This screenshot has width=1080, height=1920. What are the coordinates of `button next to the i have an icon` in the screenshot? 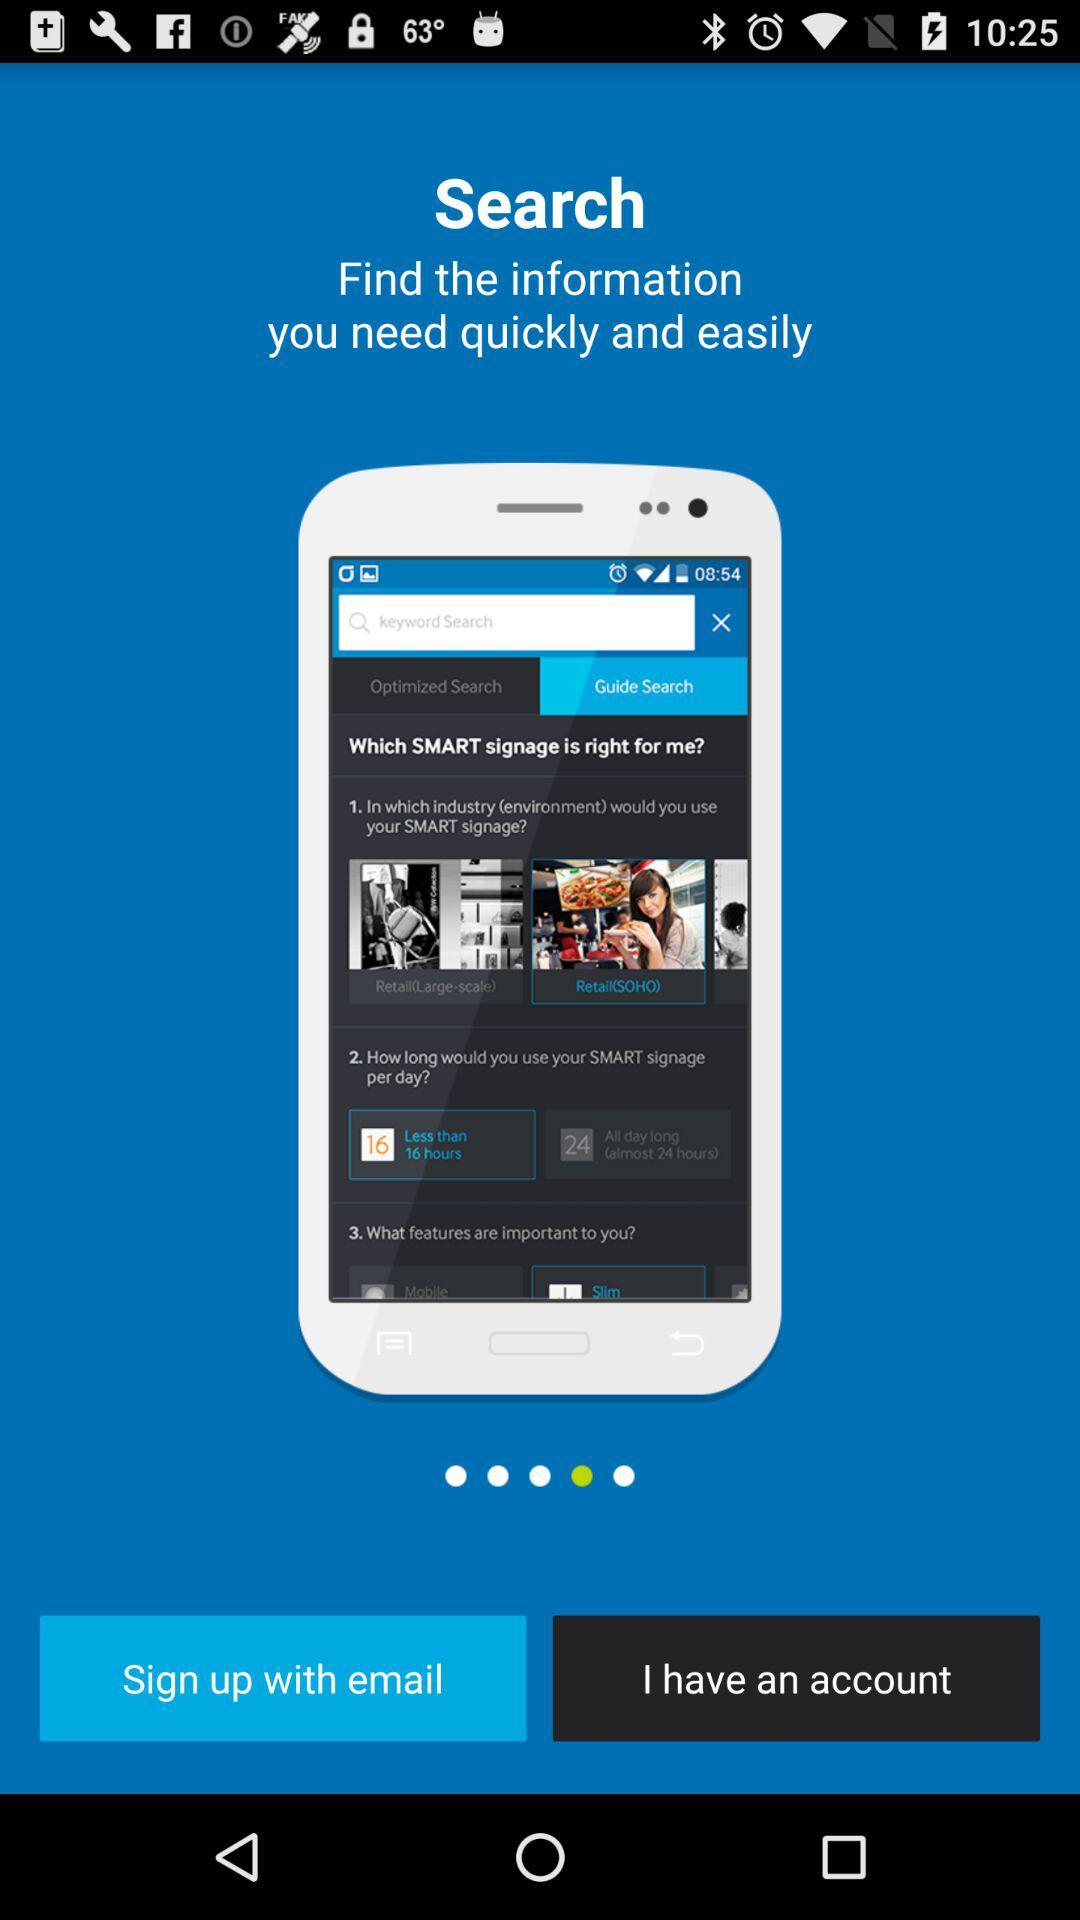 It's located at (283, 1678).